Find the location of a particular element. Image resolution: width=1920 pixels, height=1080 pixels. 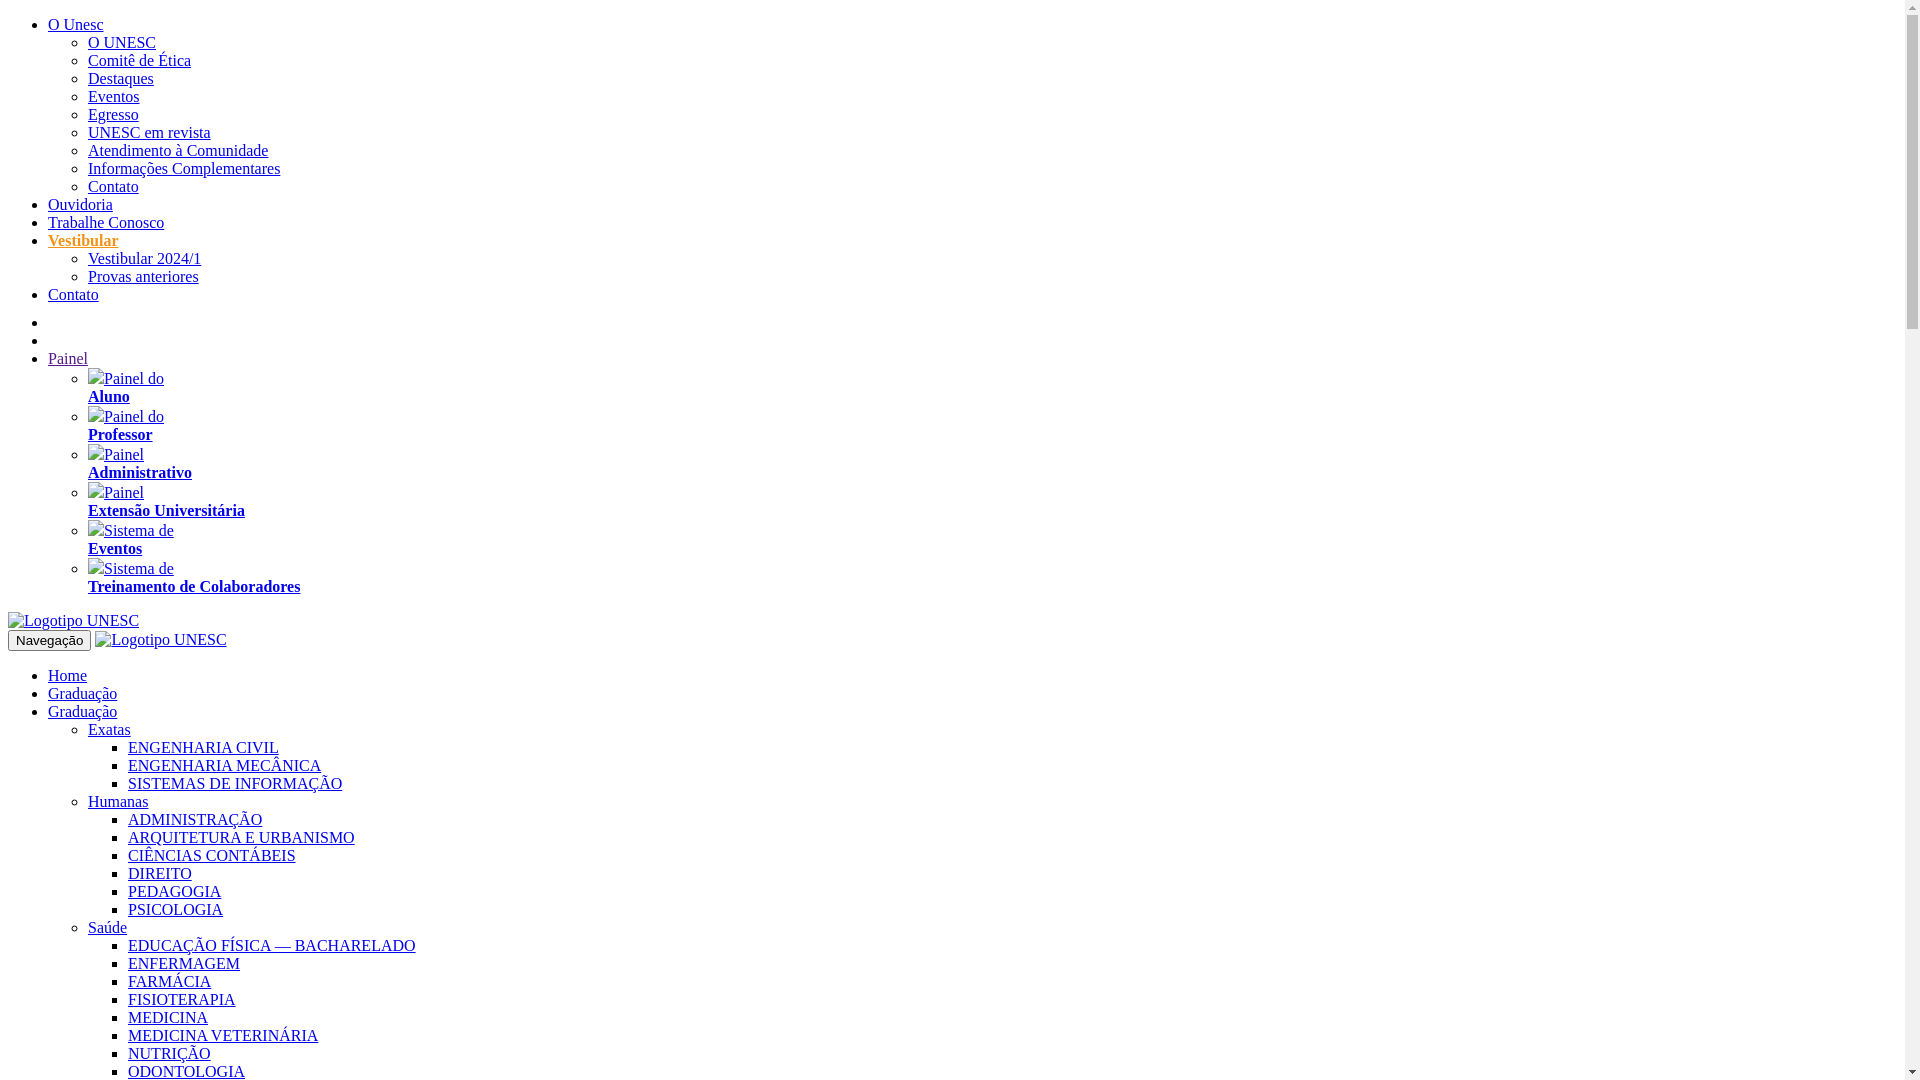

'UNESC' is located at coordinates (73, 620).